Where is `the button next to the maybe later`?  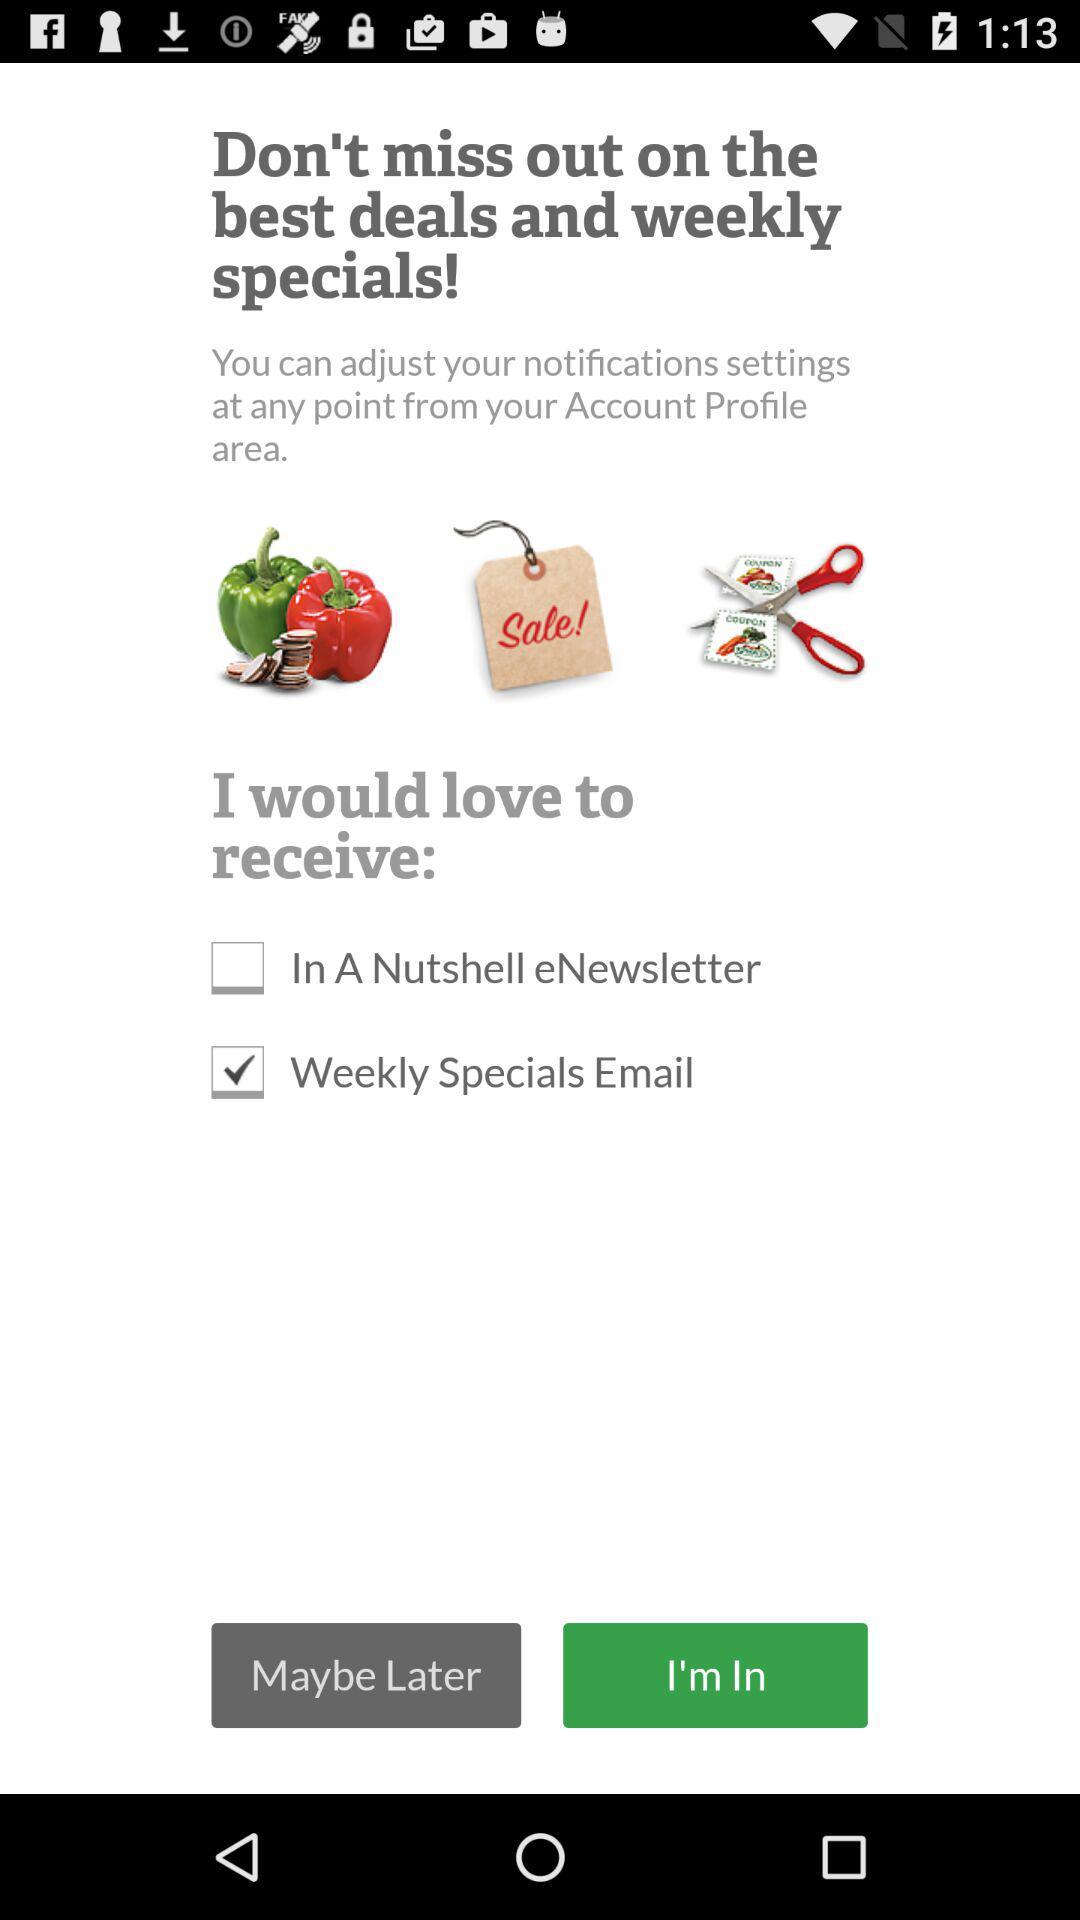
the button next to the maybe later is located at coordinates (714, 1675).